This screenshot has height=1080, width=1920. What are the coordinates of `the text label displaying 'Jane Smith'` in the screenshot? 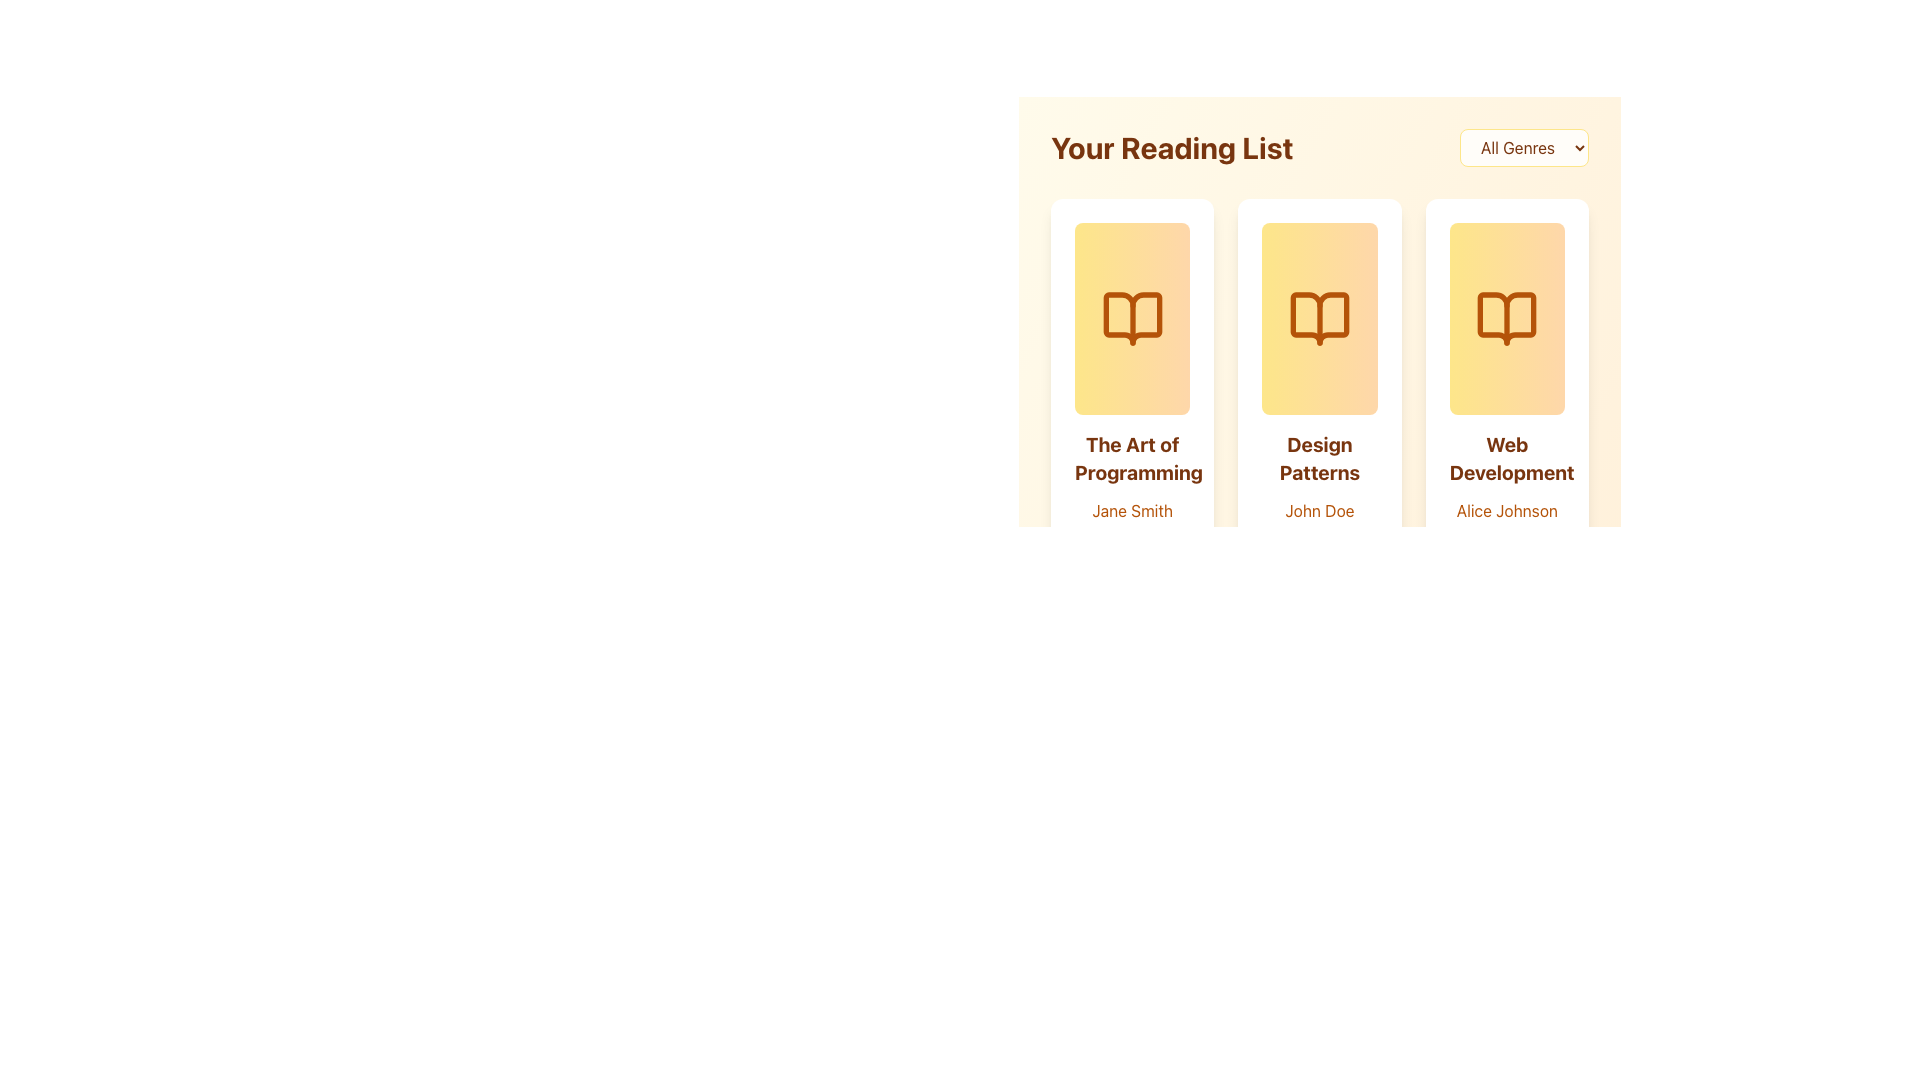 It's located at (1132, 509).